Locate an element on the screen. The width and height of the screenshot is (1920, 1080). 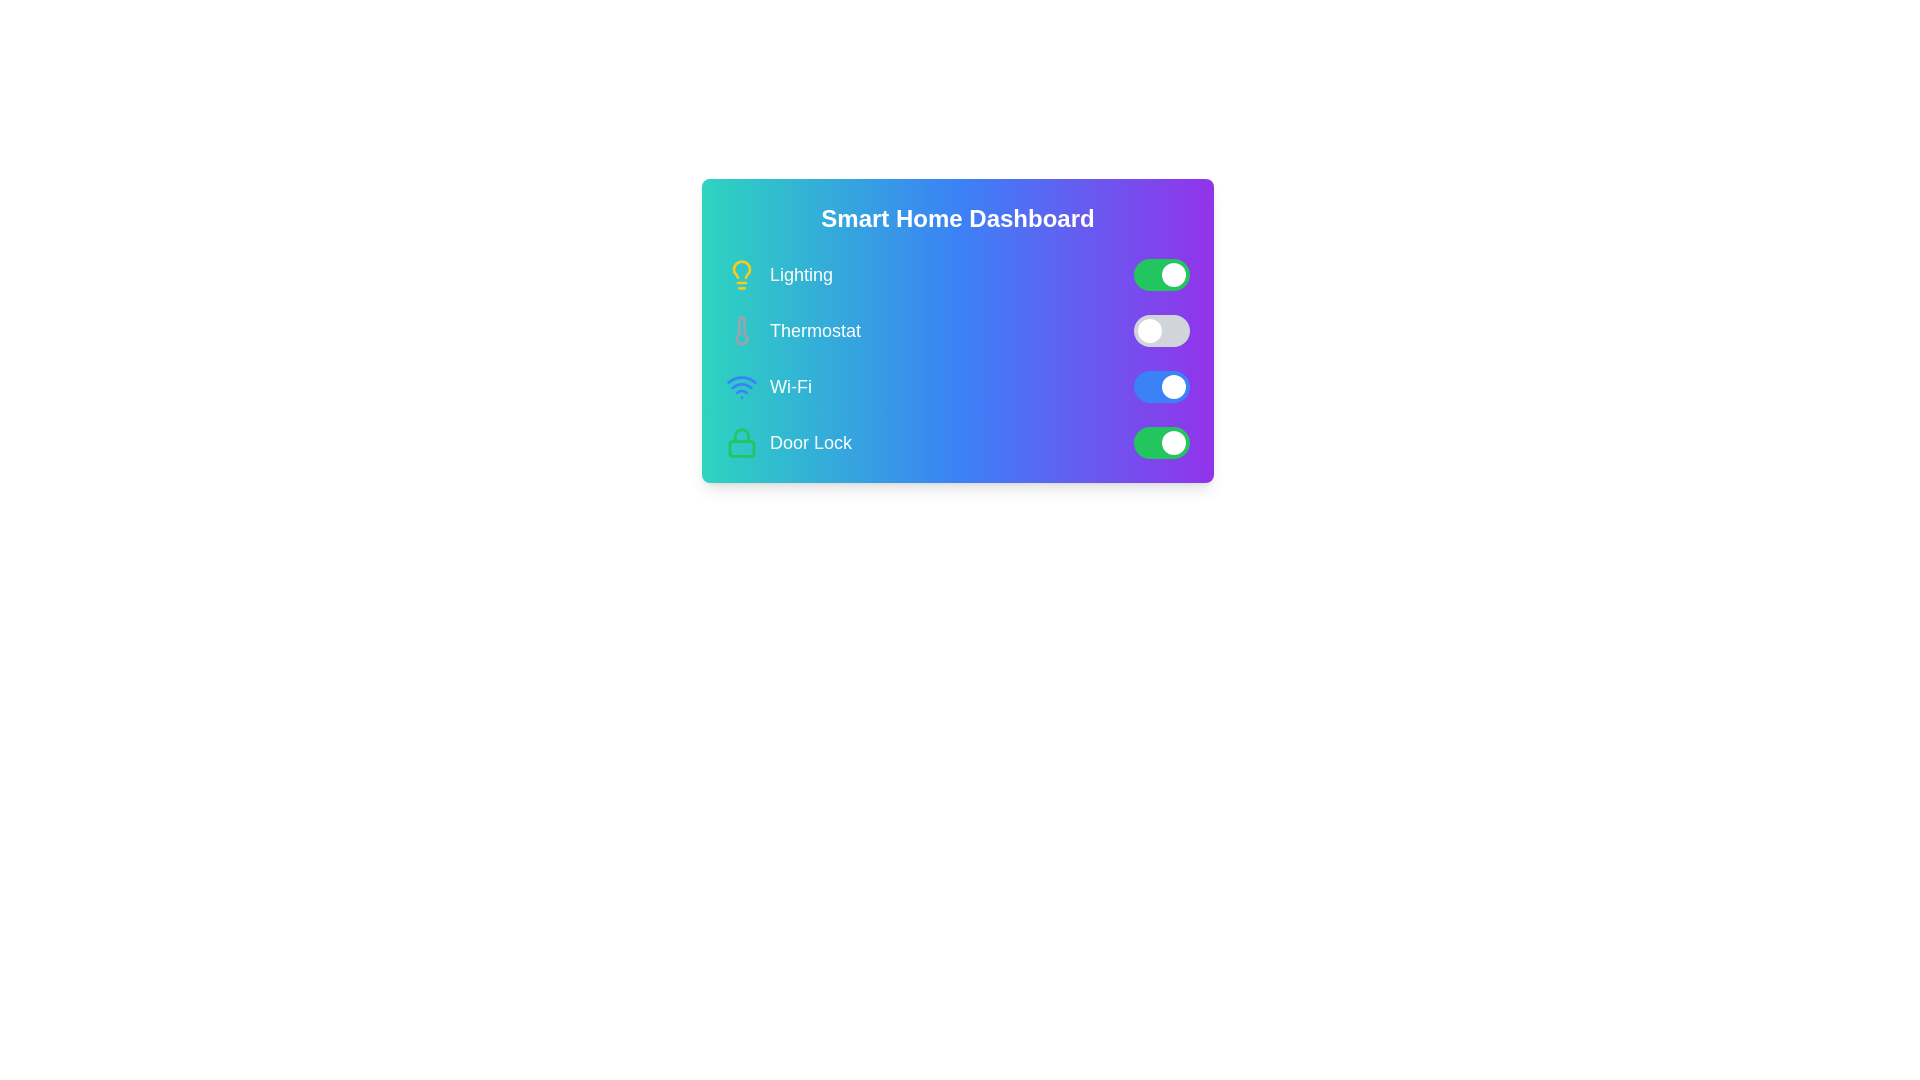
the lock icon located in the lower-left corner of the dashboard card, adjacent to the text label 'Door Lock' is located at coordinates (741, 442).